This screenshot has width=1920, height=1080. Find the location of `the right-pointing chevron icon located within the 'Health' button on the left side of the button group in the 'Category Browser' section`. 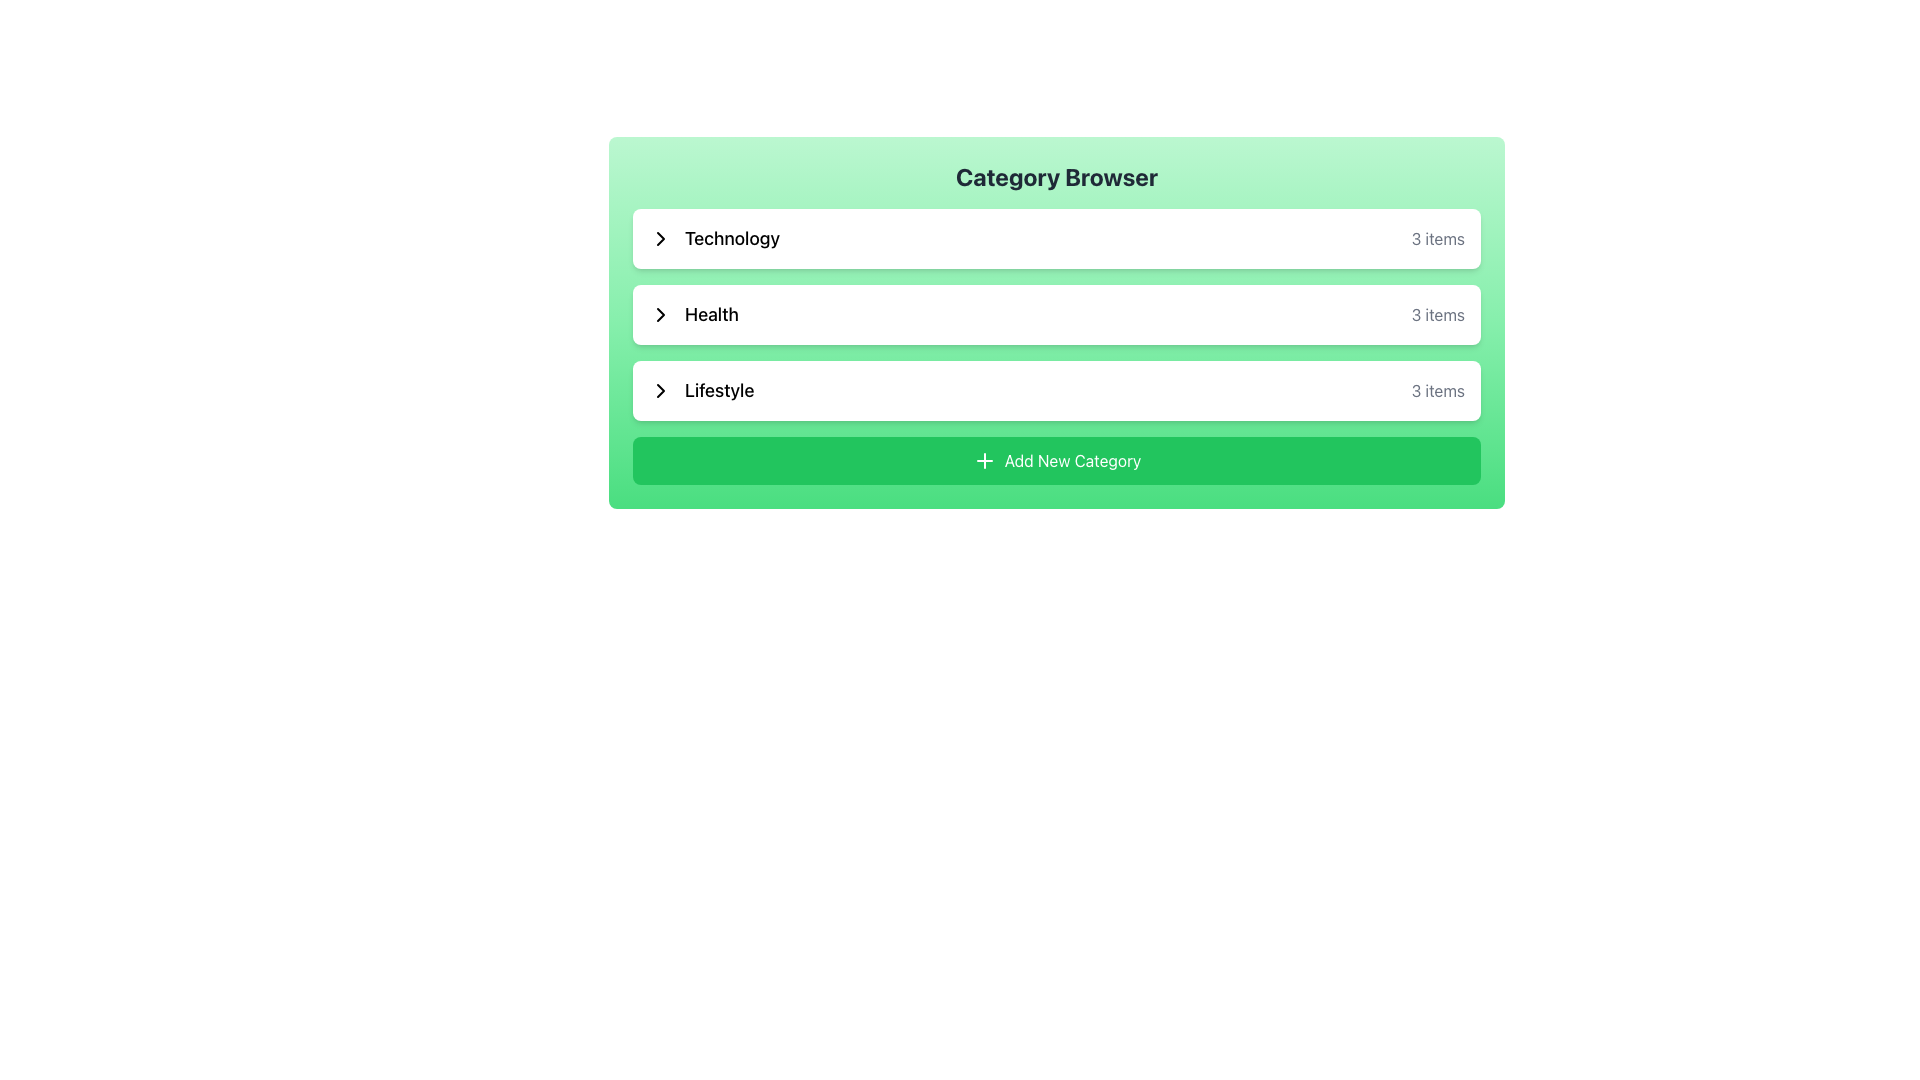

the right-pointing chevron icon located within the 'Health' button on the left side of the button group in the 'Category Browser' section is located at coordinates (661, 315).